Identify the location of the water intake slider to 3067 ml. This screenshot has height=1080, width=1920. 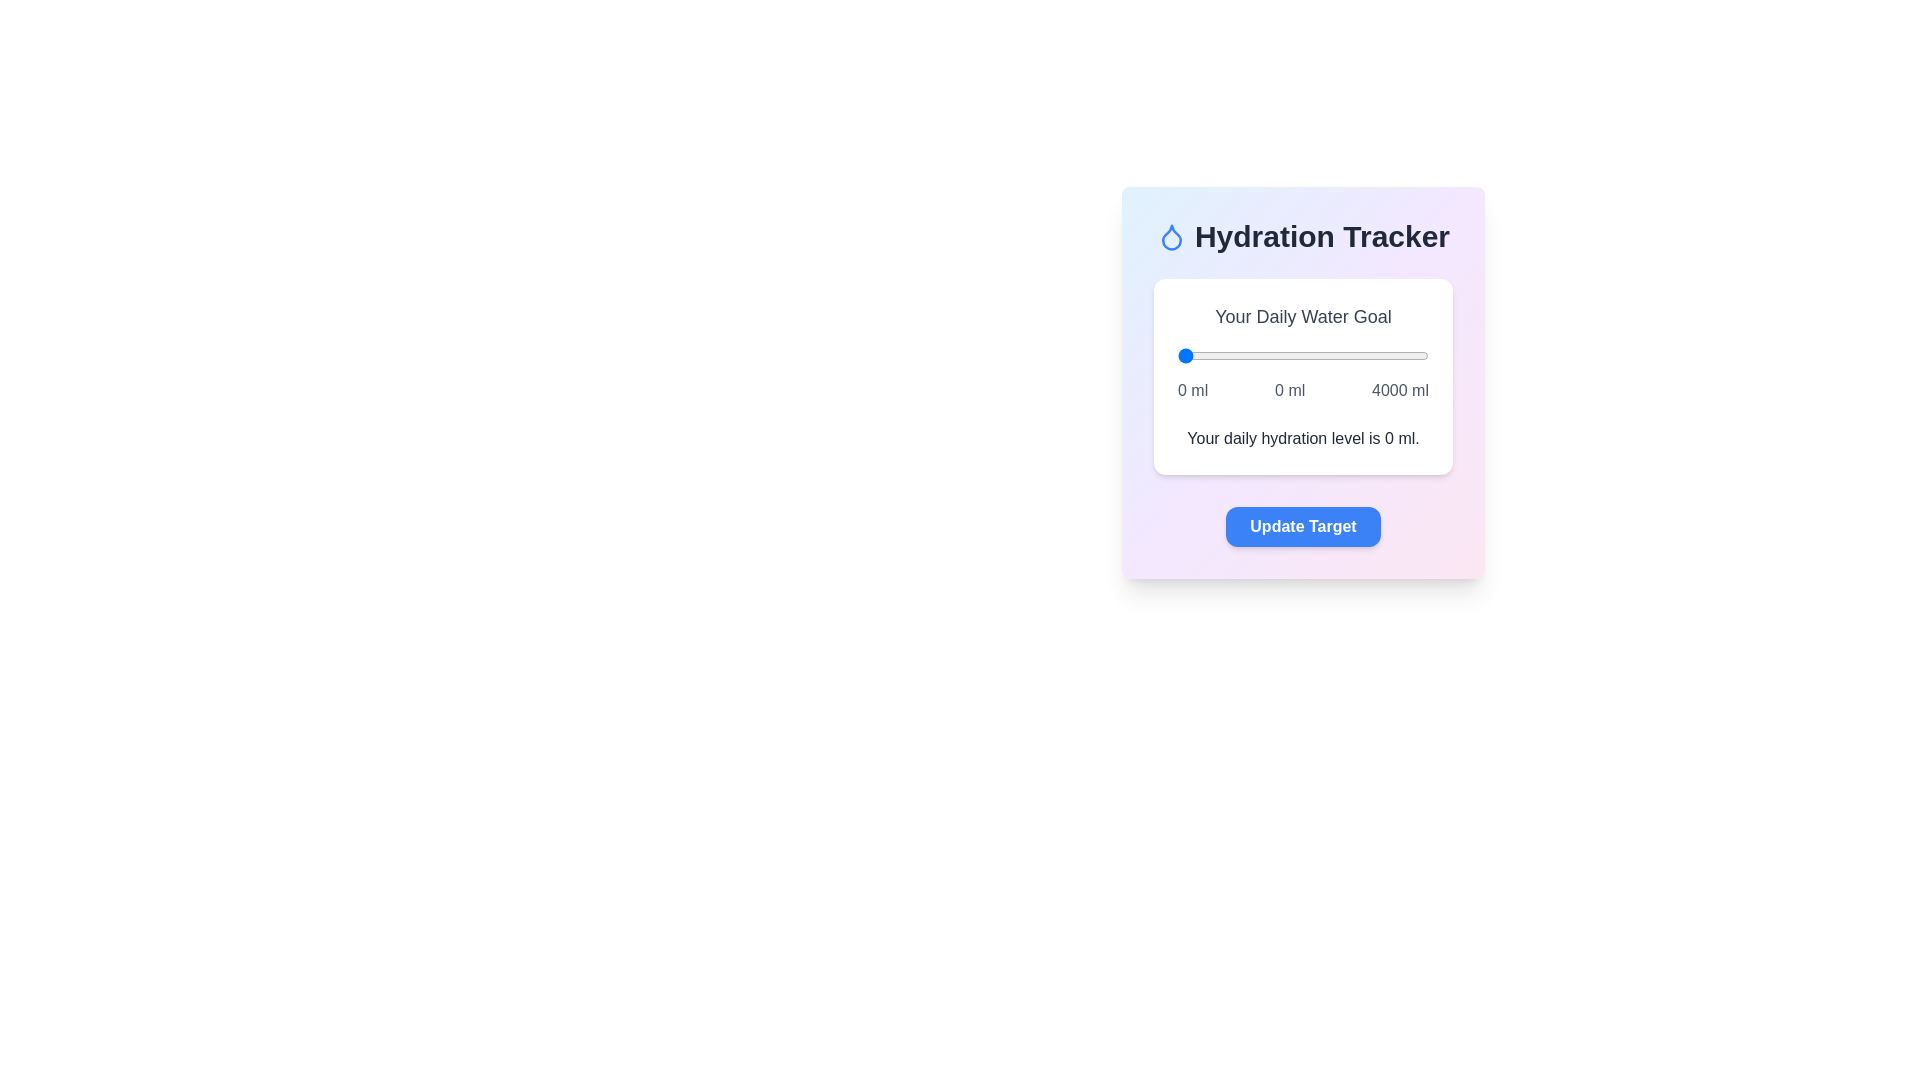
(1369, 354).